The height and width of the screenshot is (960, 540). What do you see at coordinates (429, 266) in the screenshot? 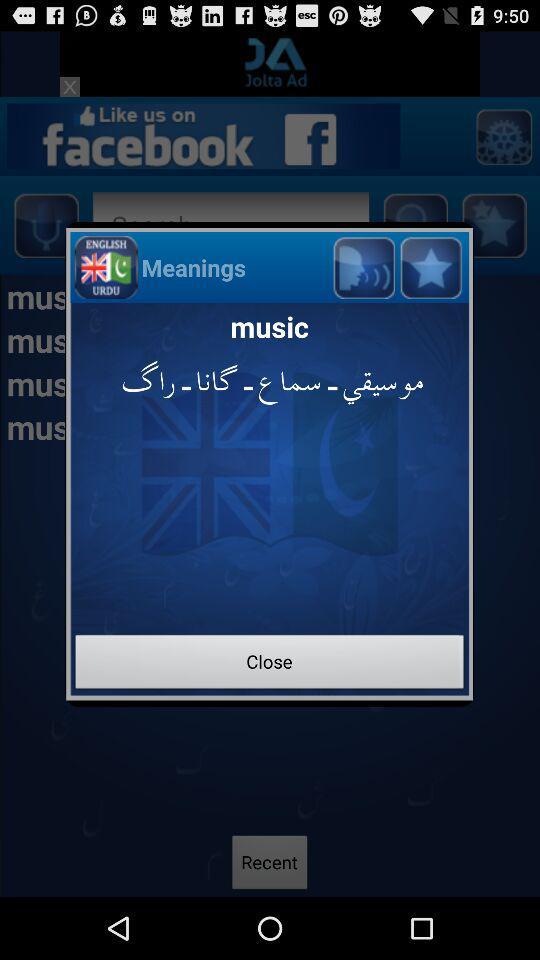
I see `star button` at bounding box center [429, 266].